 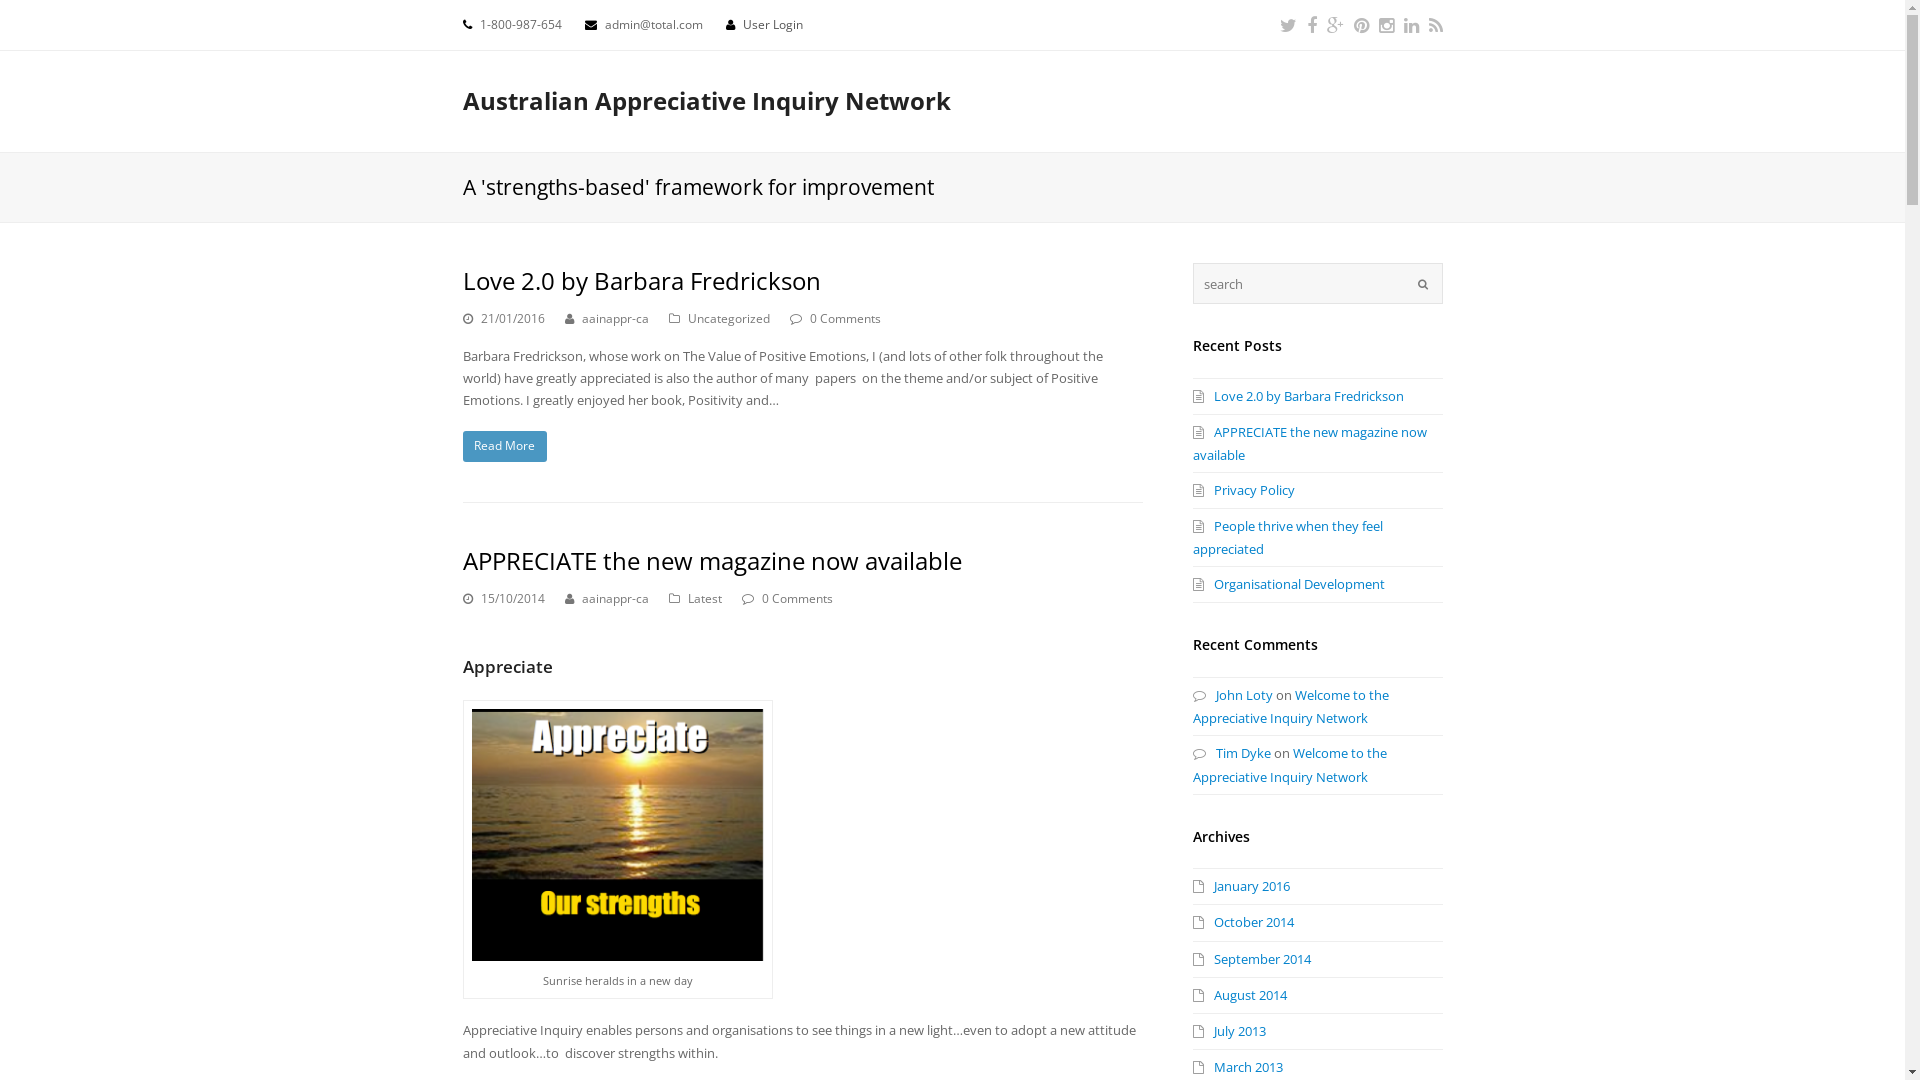 I want to click on 'August 2014', so click(x=1237, y=995).